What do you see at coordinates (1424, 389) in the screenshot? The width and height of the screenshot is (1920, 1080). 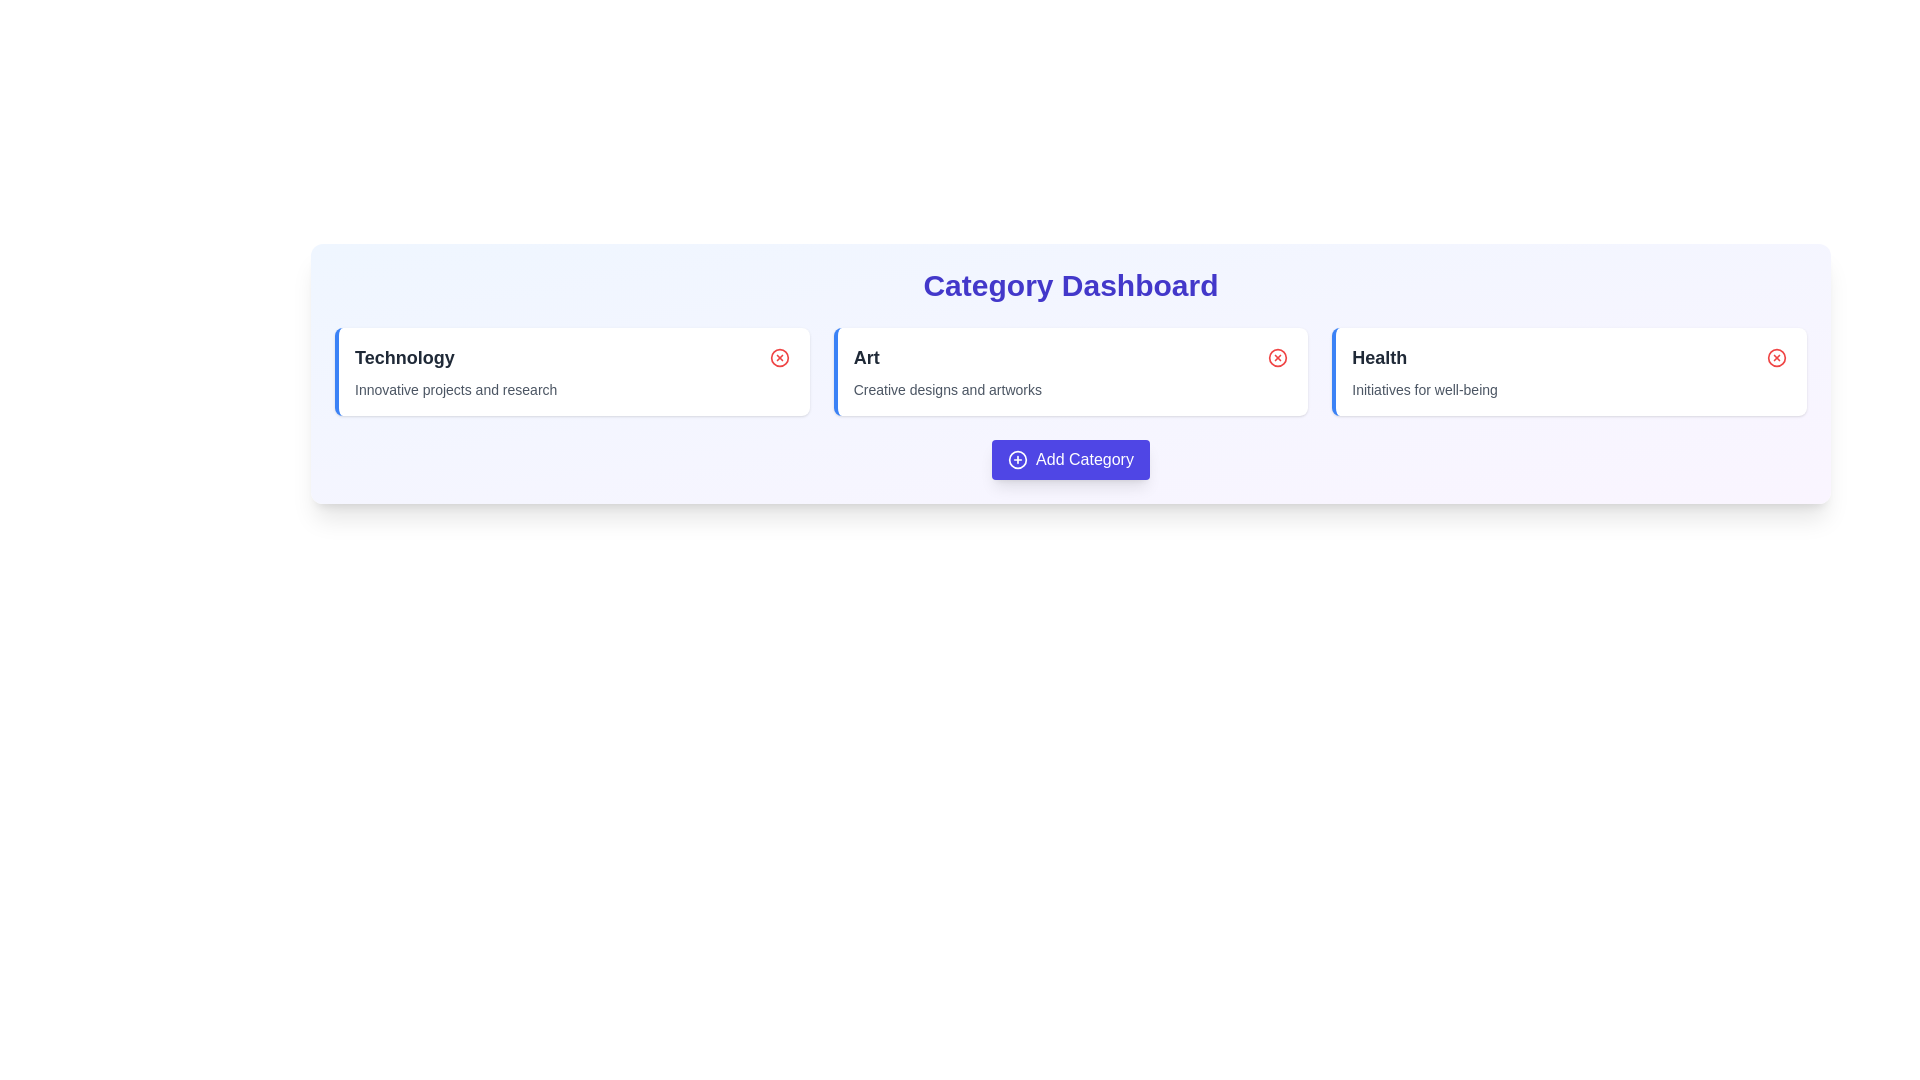 I see `text 'Initiatives for well-being' located directly beneath the bold 'Health' heading within a white, bordered card on the far right of the dashboard interface` at bounding box center [1424, 389].